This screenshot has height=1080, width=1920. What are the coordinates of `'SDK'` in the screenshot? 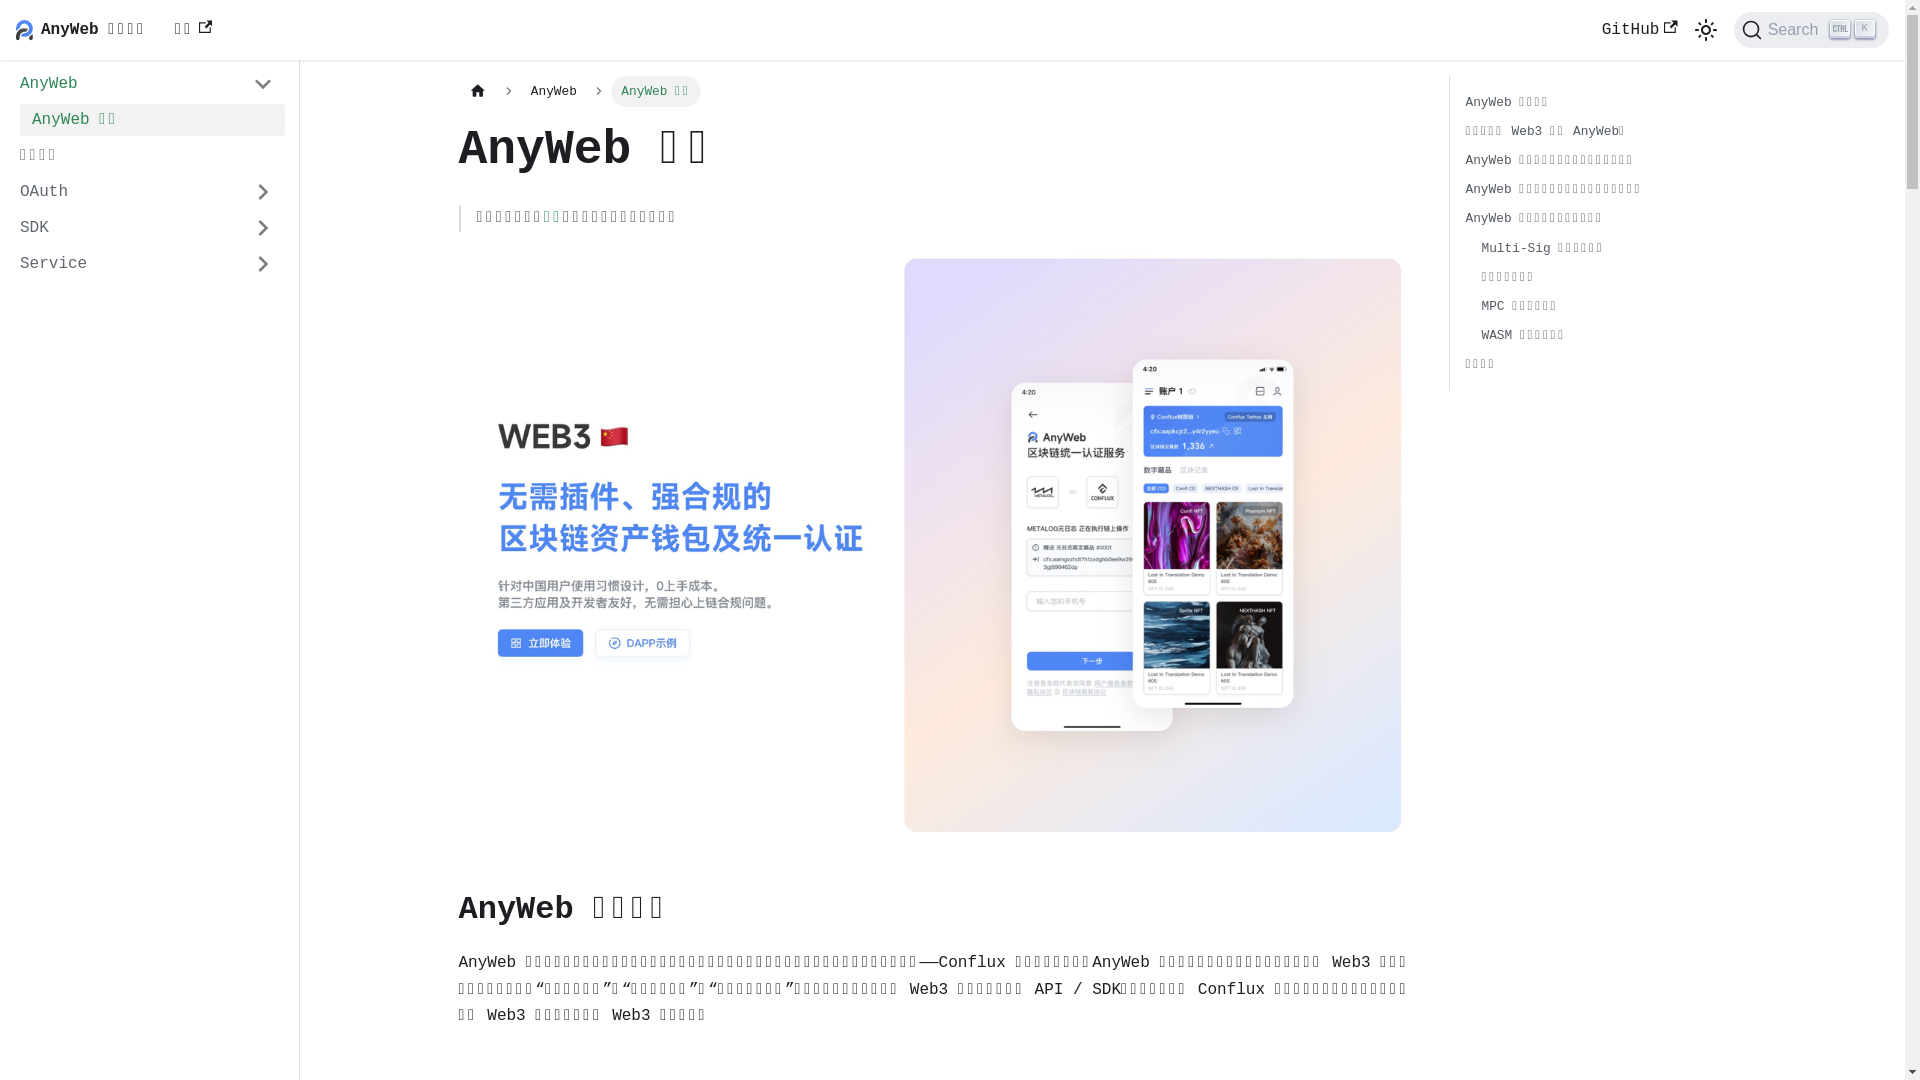 It's located at (145, 226).